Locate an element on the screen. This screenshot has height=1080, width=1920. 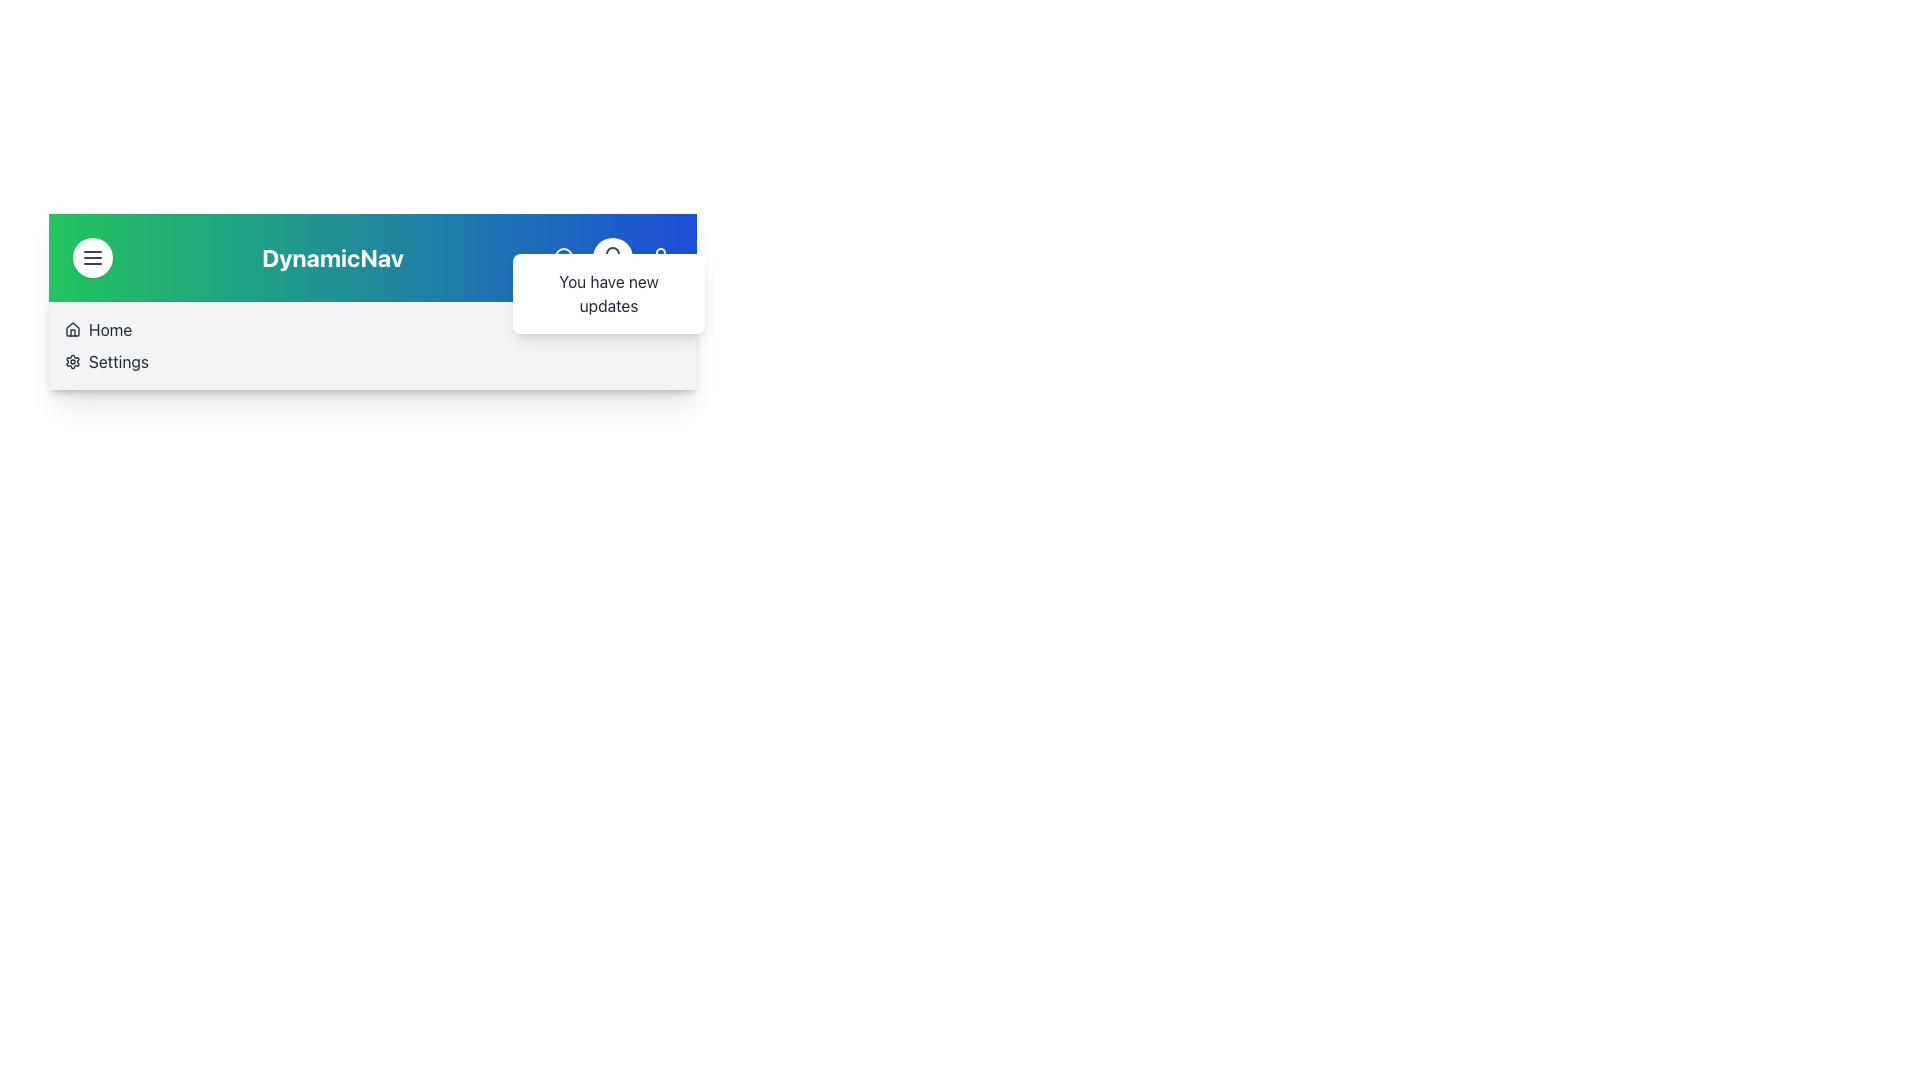
the notification button located in the top-right corner of the navigation bar is located at coordinates (612, 257).